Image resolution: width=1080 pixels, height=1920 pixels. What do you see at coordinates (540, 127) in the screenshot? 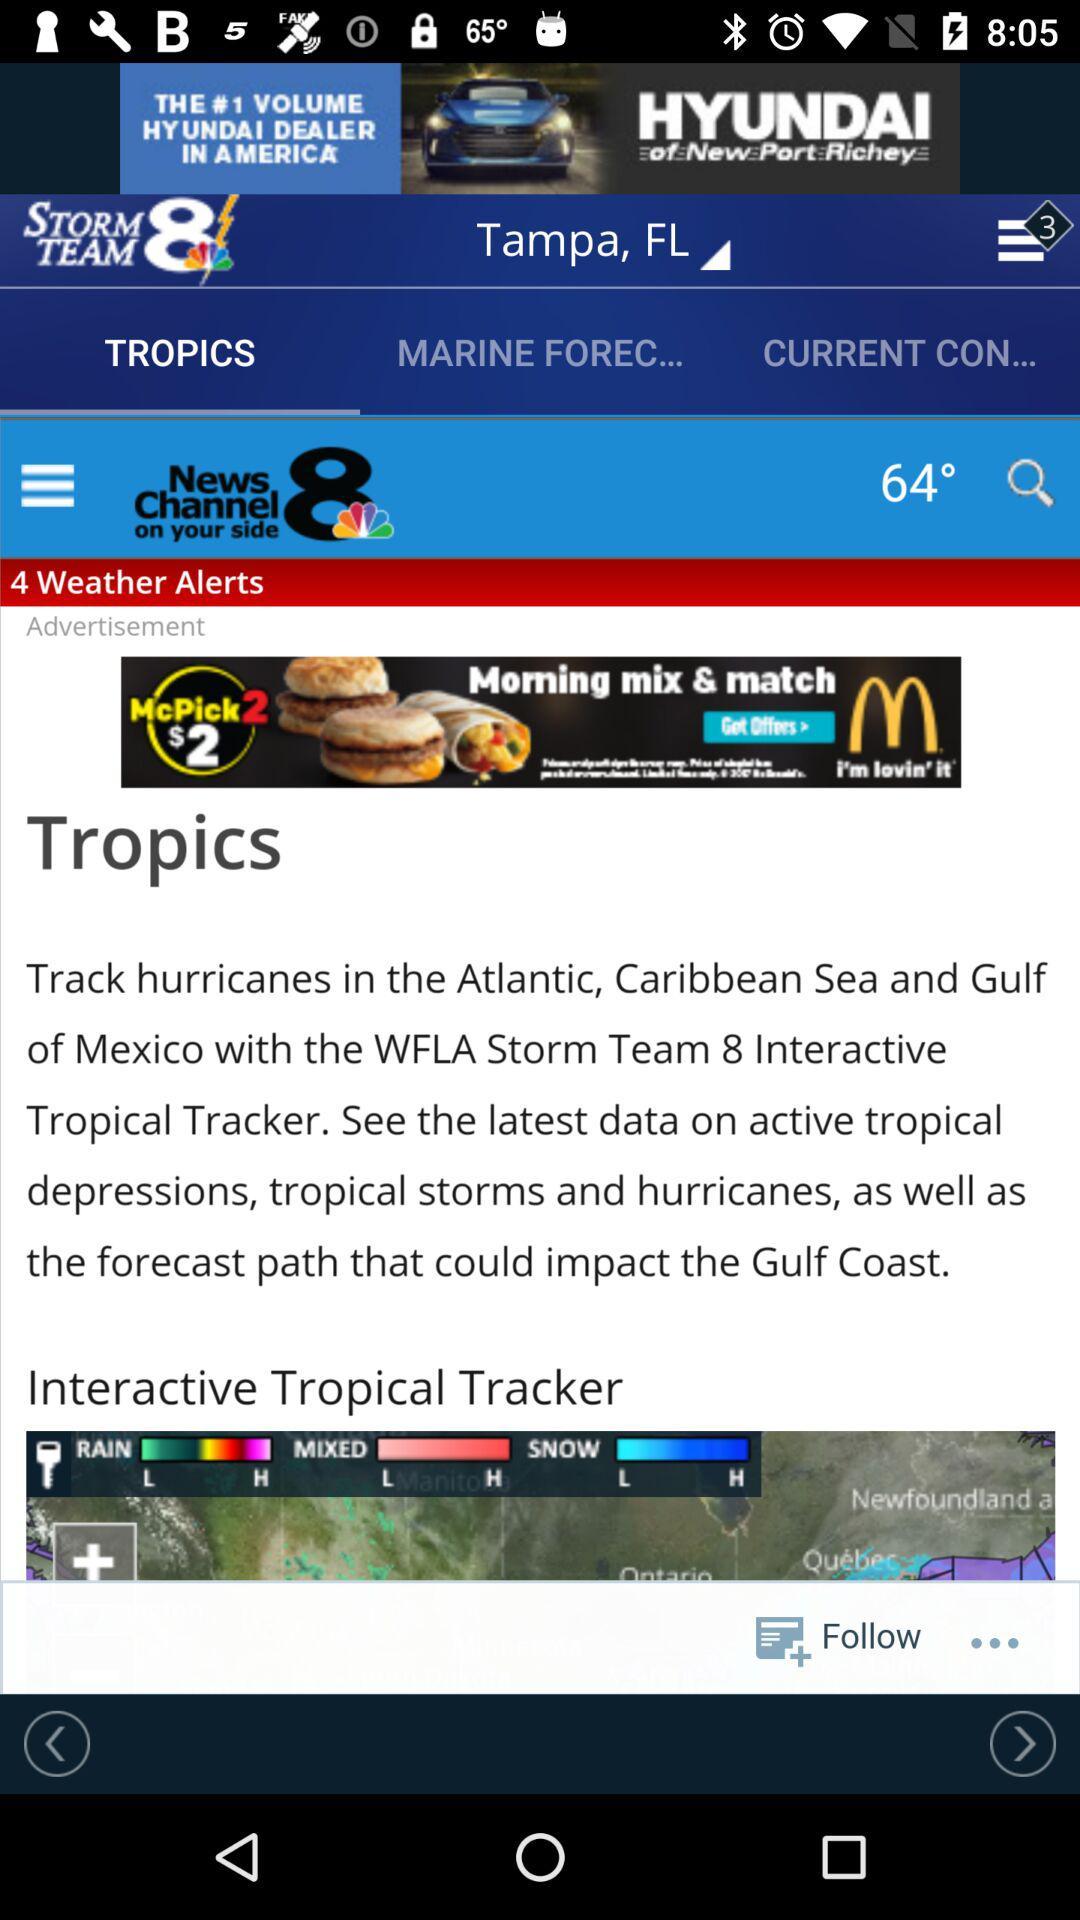
I see `show an advertisement` at bounding box center [540, 127].